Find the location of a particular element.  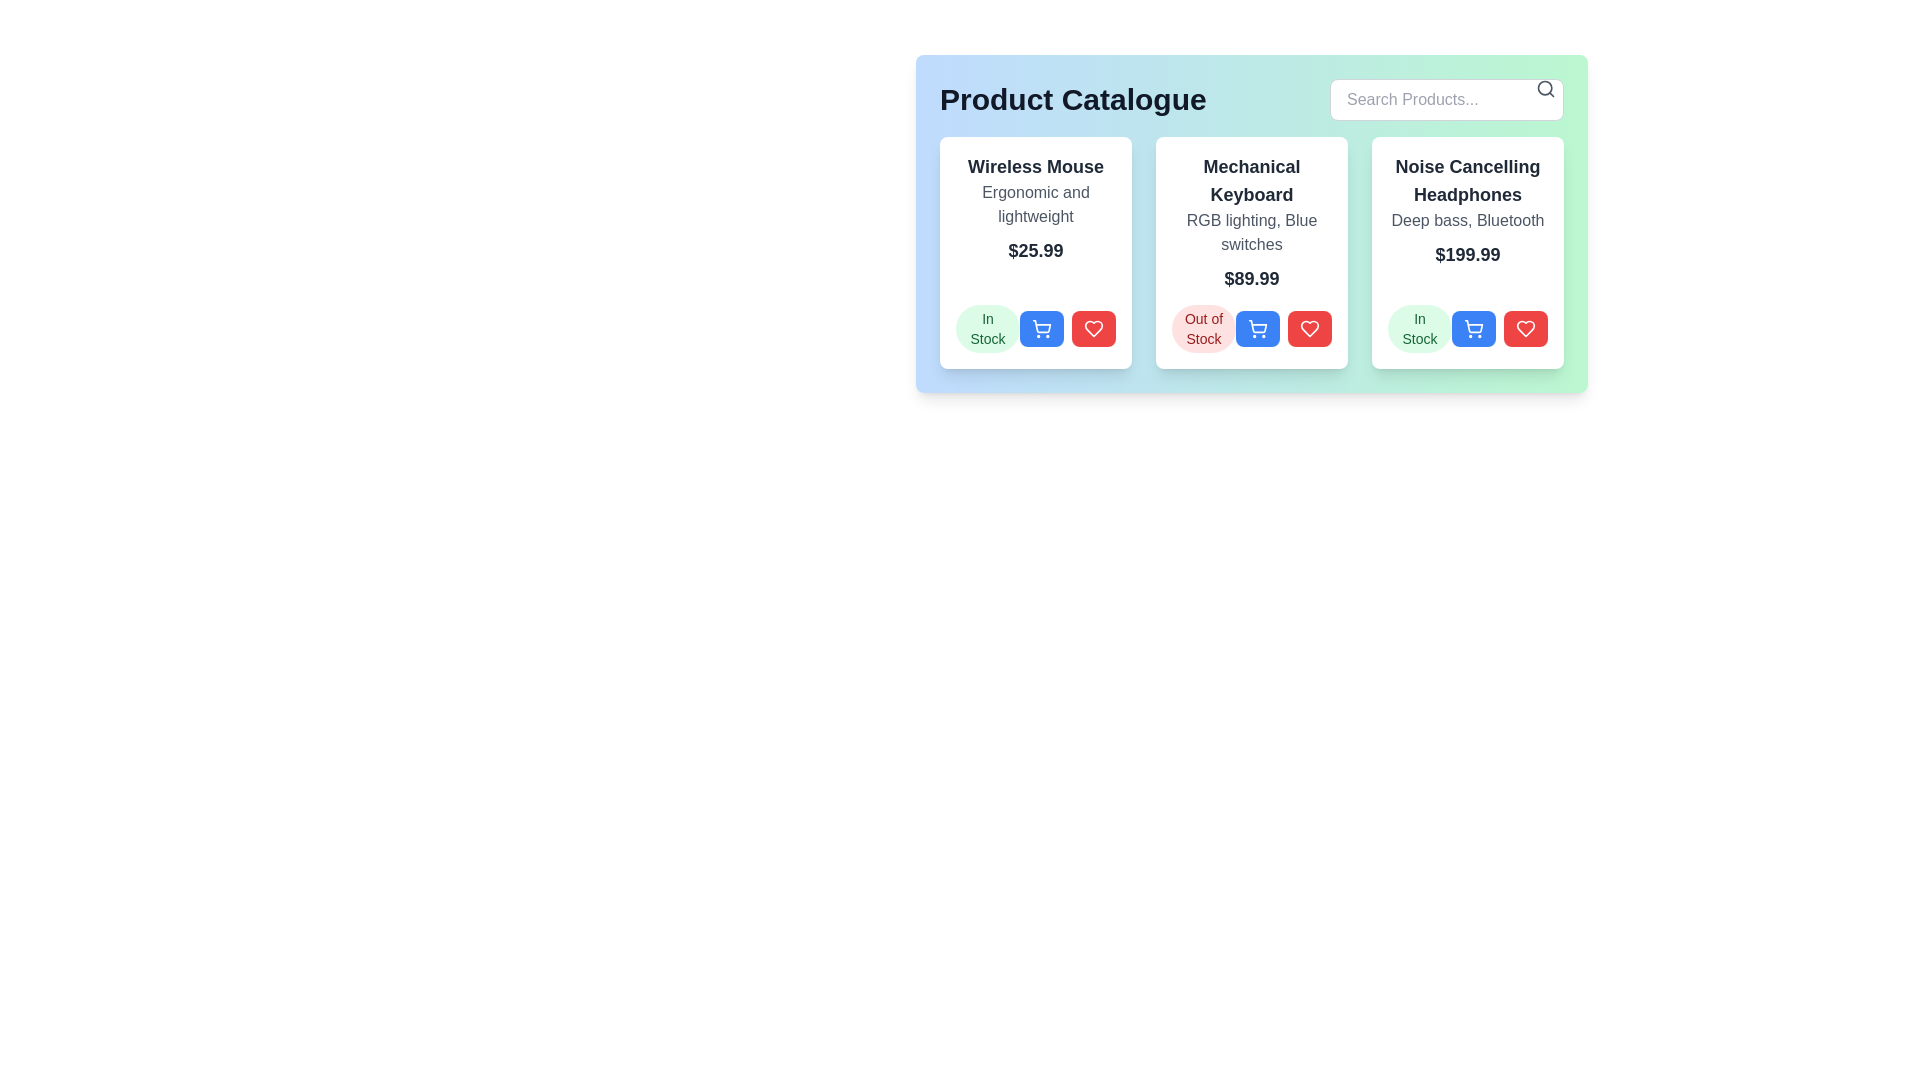

the shopping cart button icon located in the third product card for 'Noise Cancelling Headphones' for keyboard navigation is located at coordinates (1473, 325).